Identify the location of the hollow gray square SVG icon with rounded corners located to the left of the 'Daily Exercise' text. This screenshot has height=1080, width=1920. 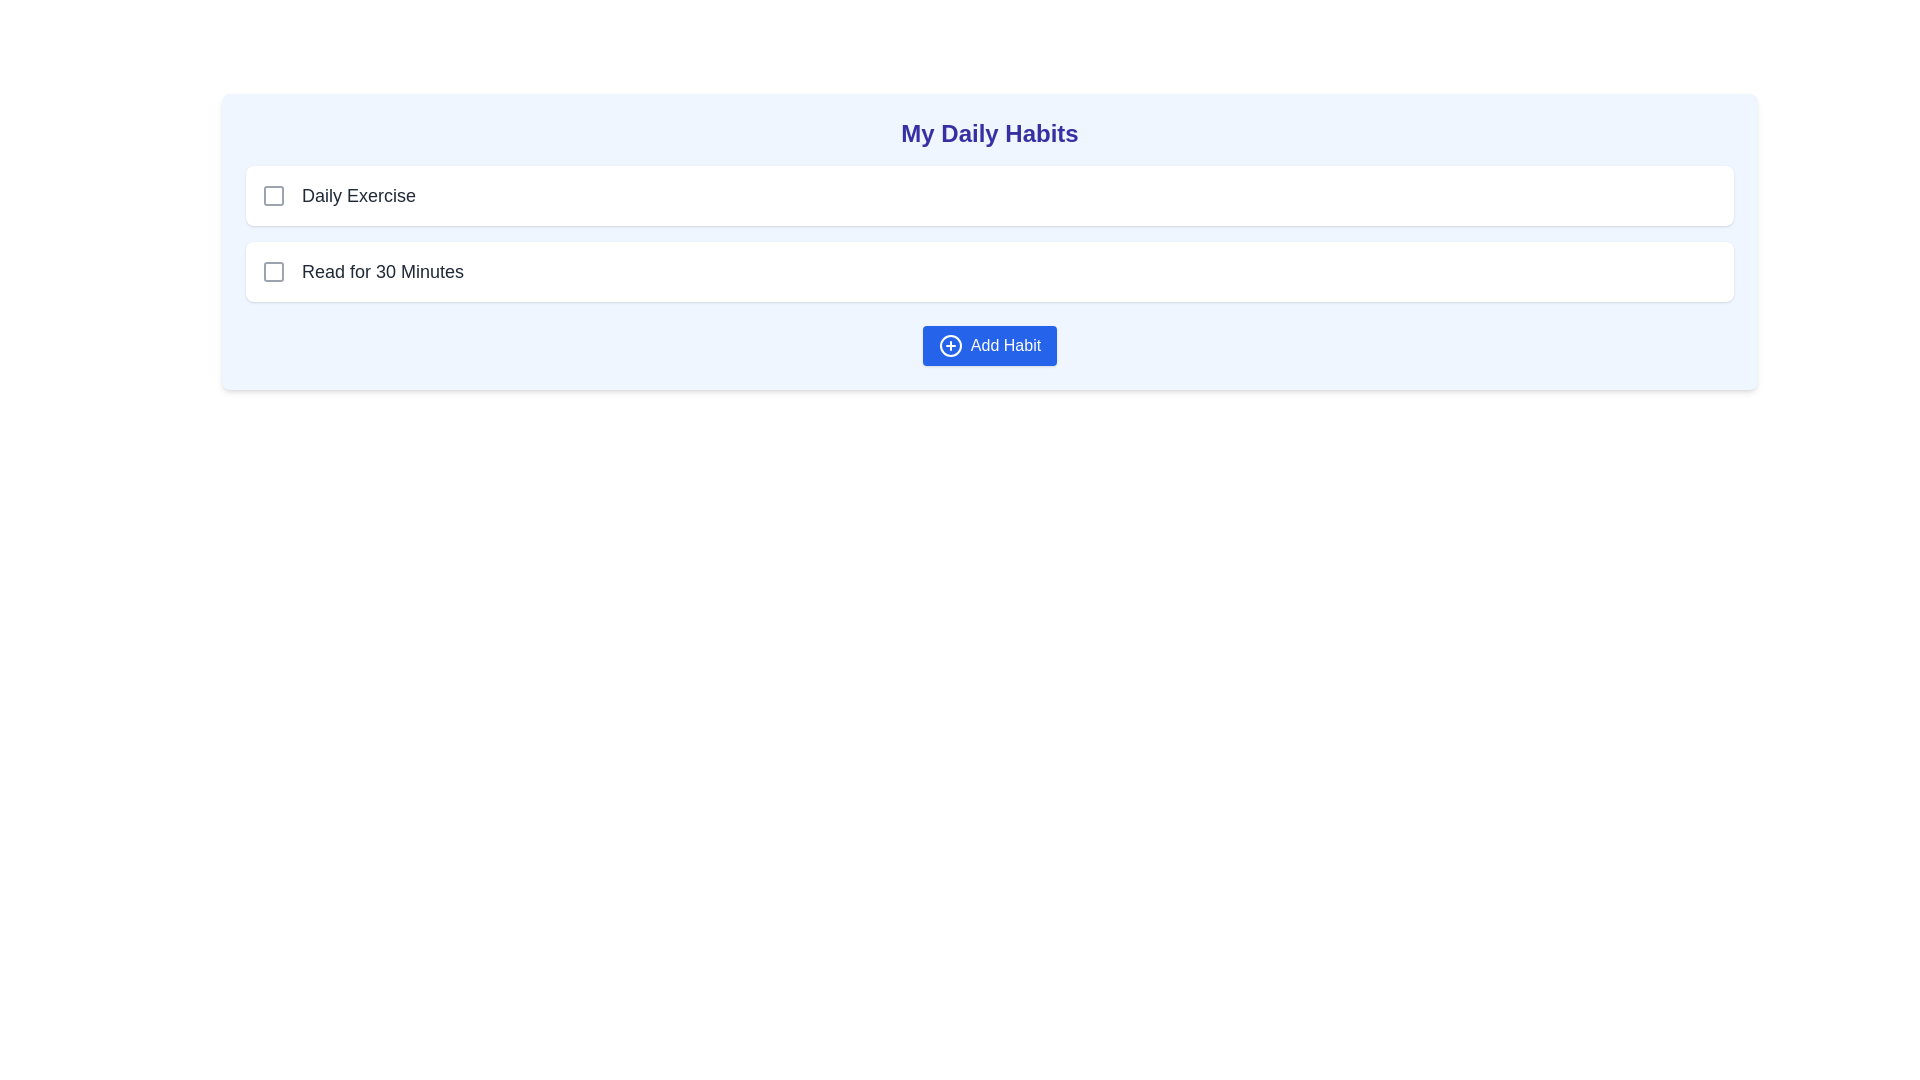
(272, 196).